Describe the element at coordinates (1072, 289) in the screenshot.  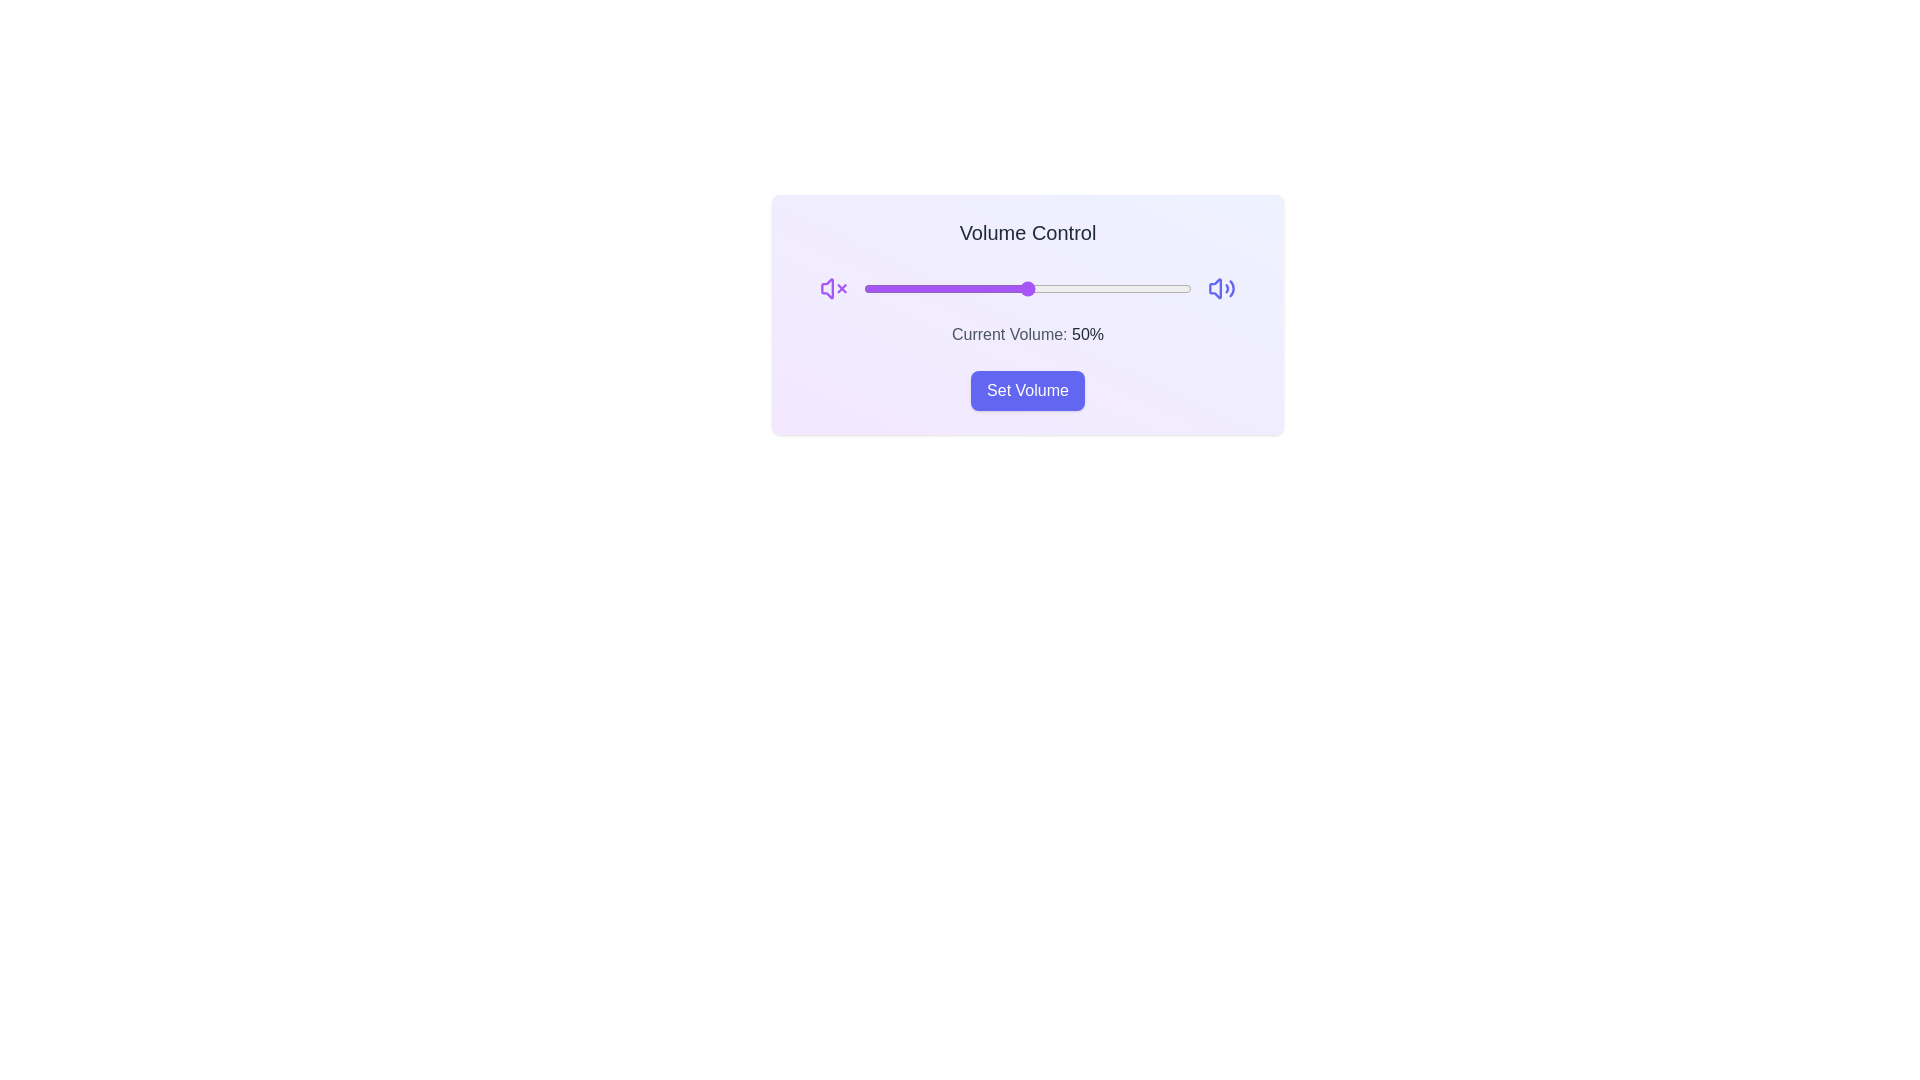
I see `the volume slider to set the volume to 64%` at that location.